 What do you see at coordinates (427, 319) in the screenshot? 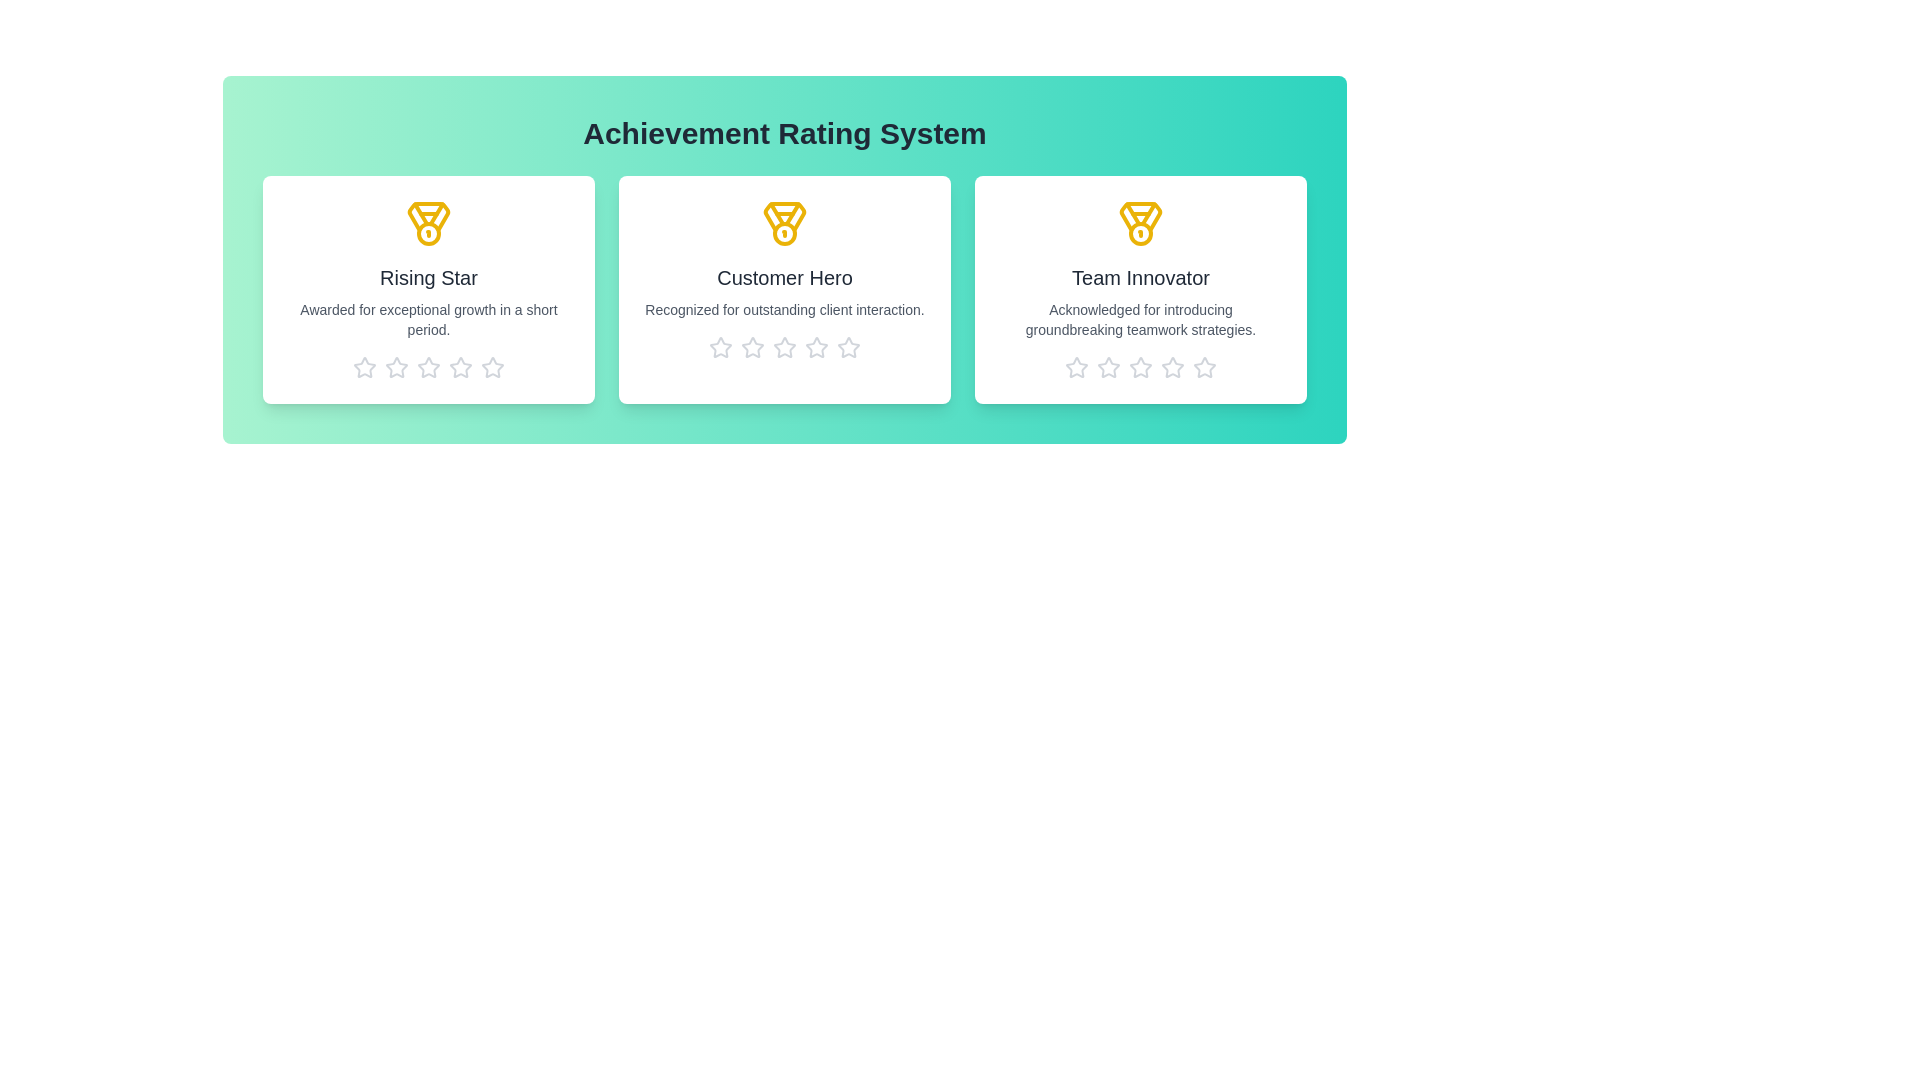
I see `the description of the achievement Rising Star` at bounding box center [427, 319].